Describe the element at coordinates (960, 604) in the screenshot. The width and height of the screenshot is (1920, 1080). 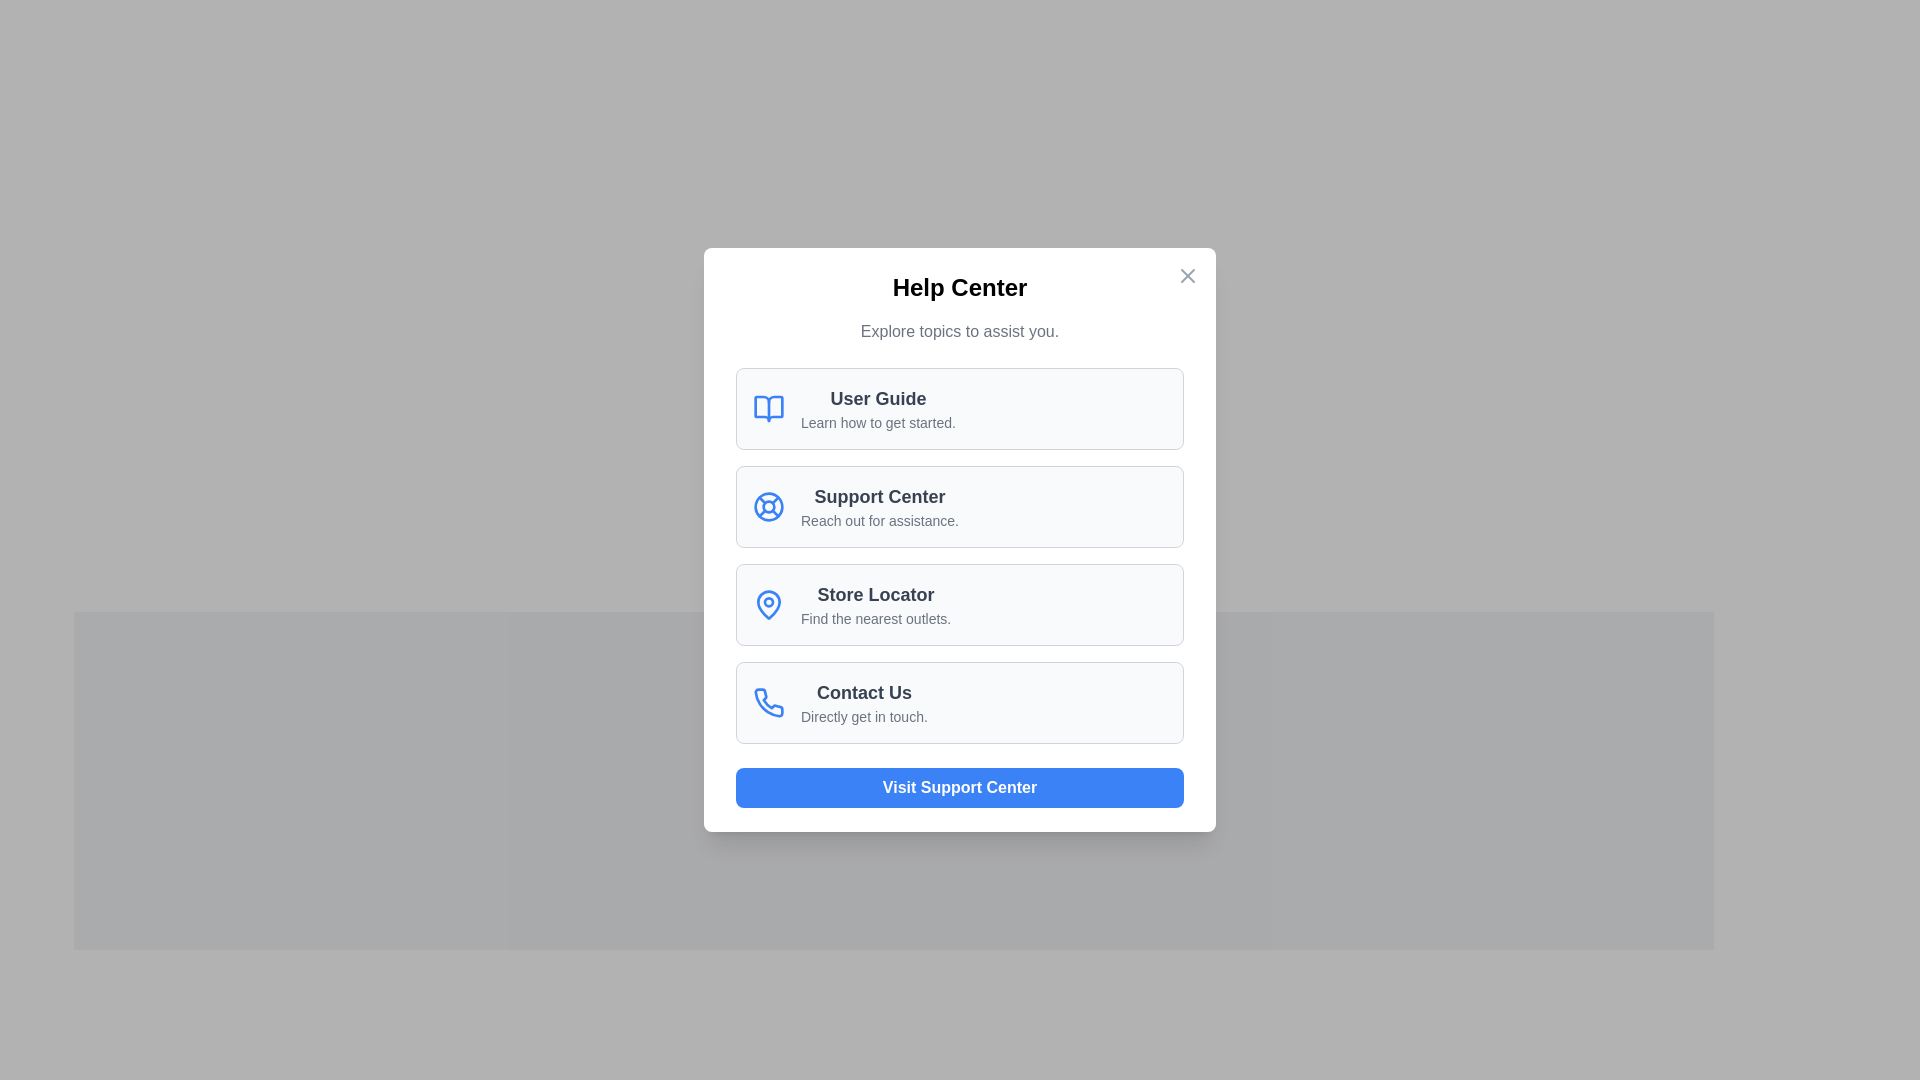
I see `the clickable button styled as a card that allows users to locate nearby stores, positioned third in a vertical list within the 'Help Center' panel` at that location.